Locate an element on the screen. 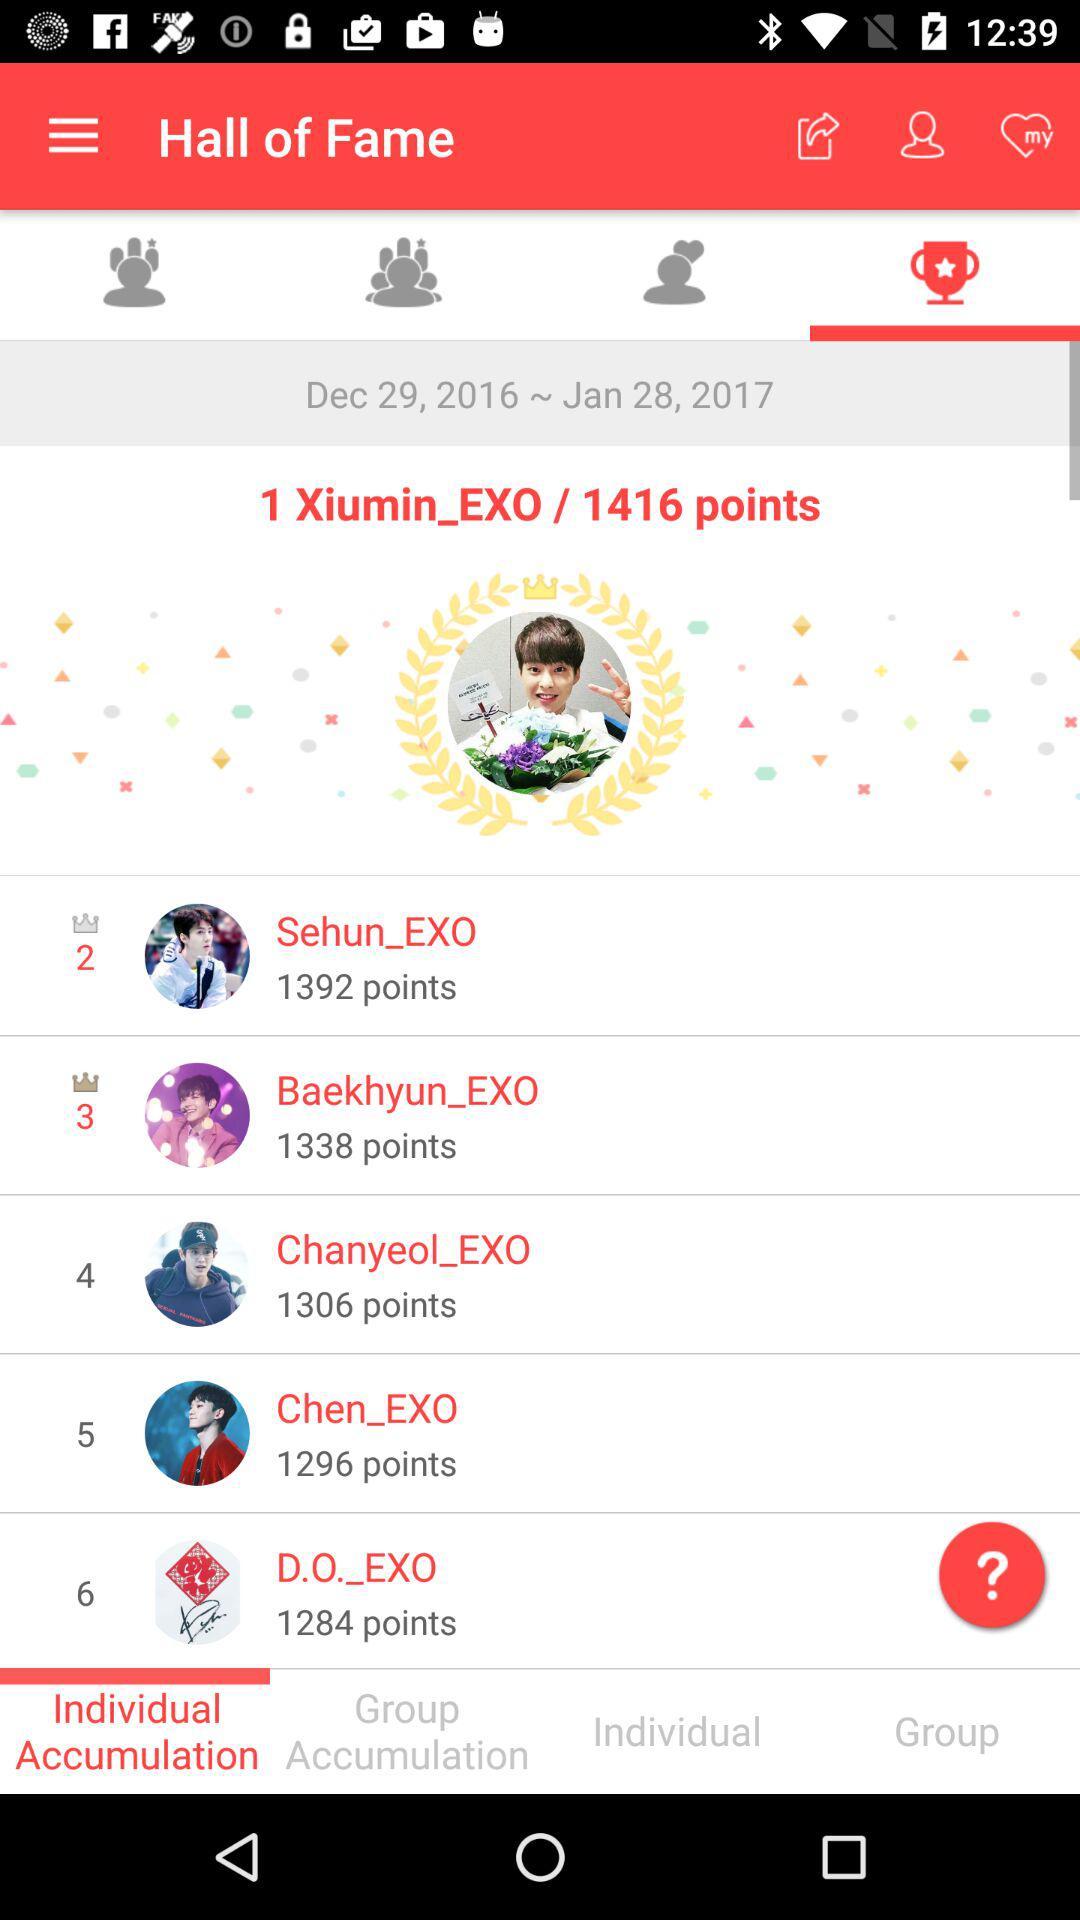 This screenshot has height=1920, width=1080. the individual accumulation is located at coordinates (135, 1730).